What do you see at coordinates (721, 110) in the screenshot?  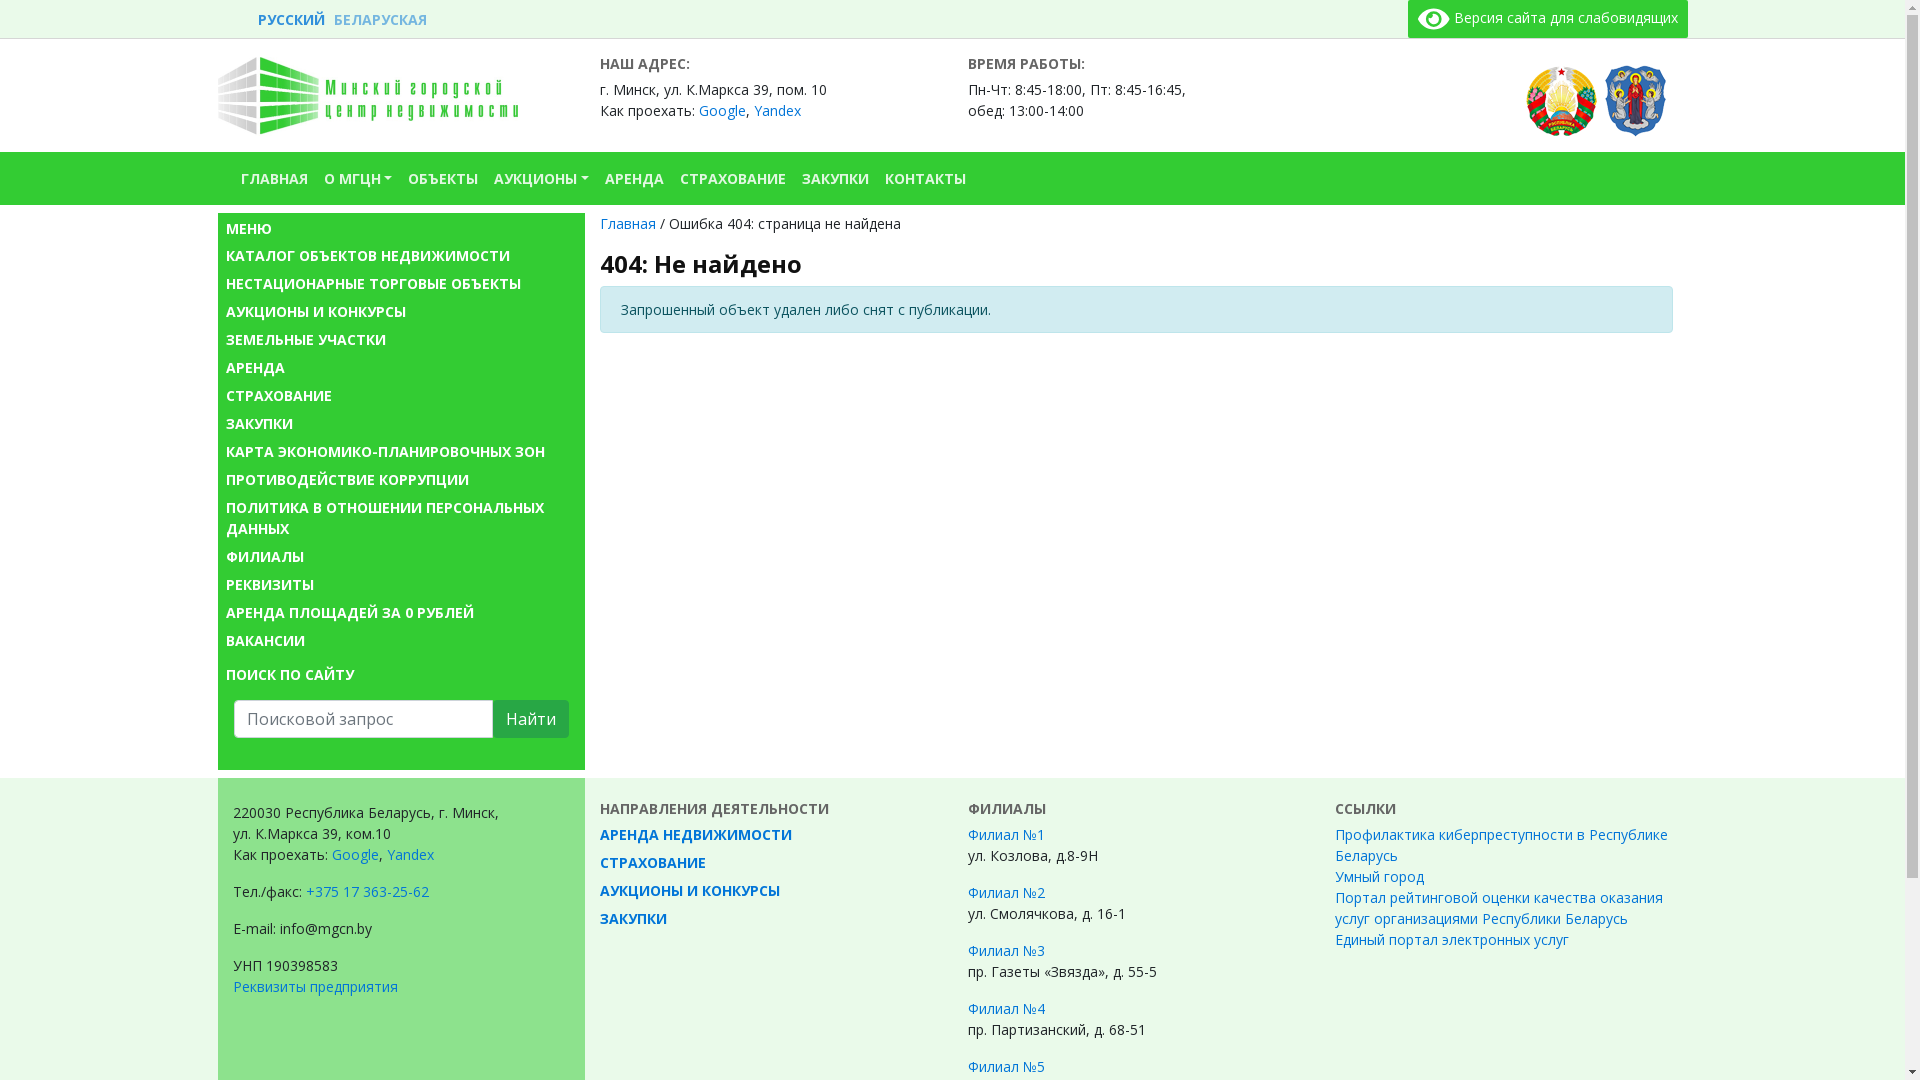 I see `'Google'` at bounding box center [721, 110].